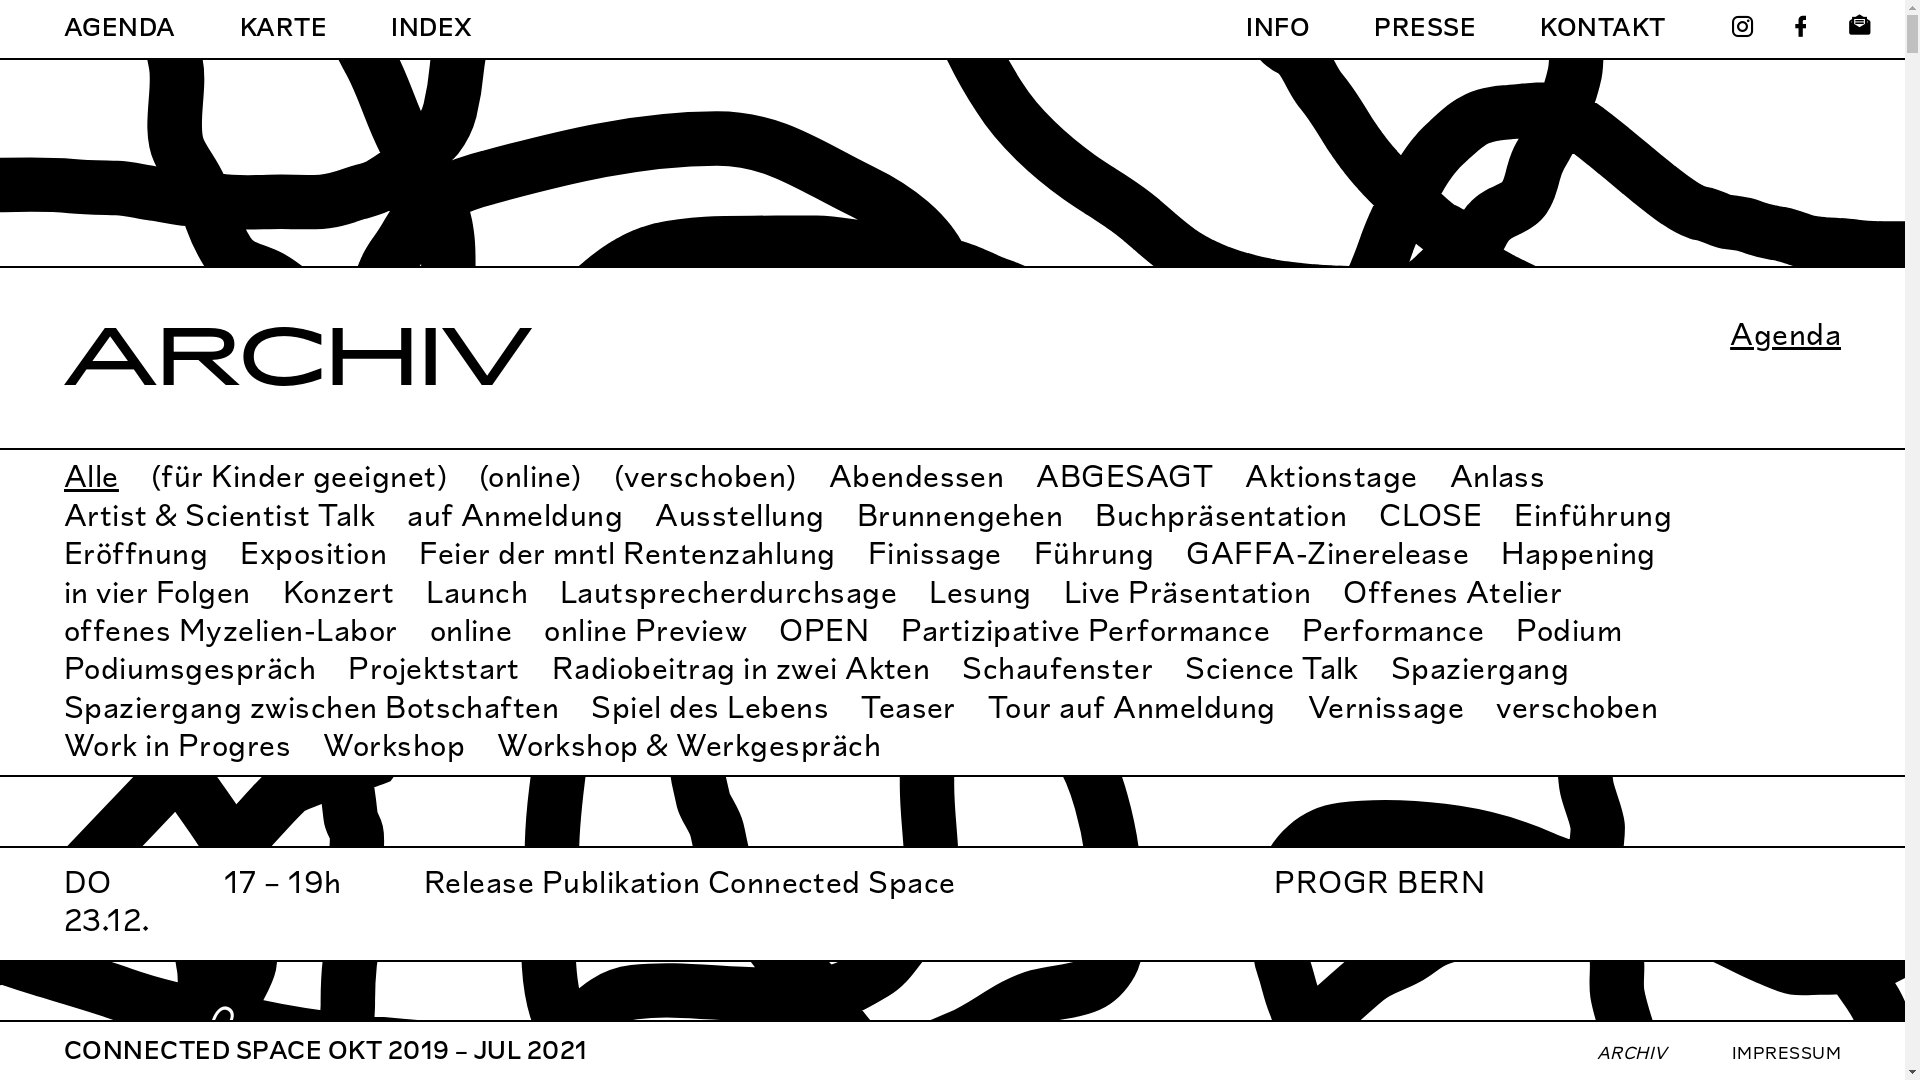 The image size is (1920, 1080). I want to click on 'Launch', so click(475, 591).